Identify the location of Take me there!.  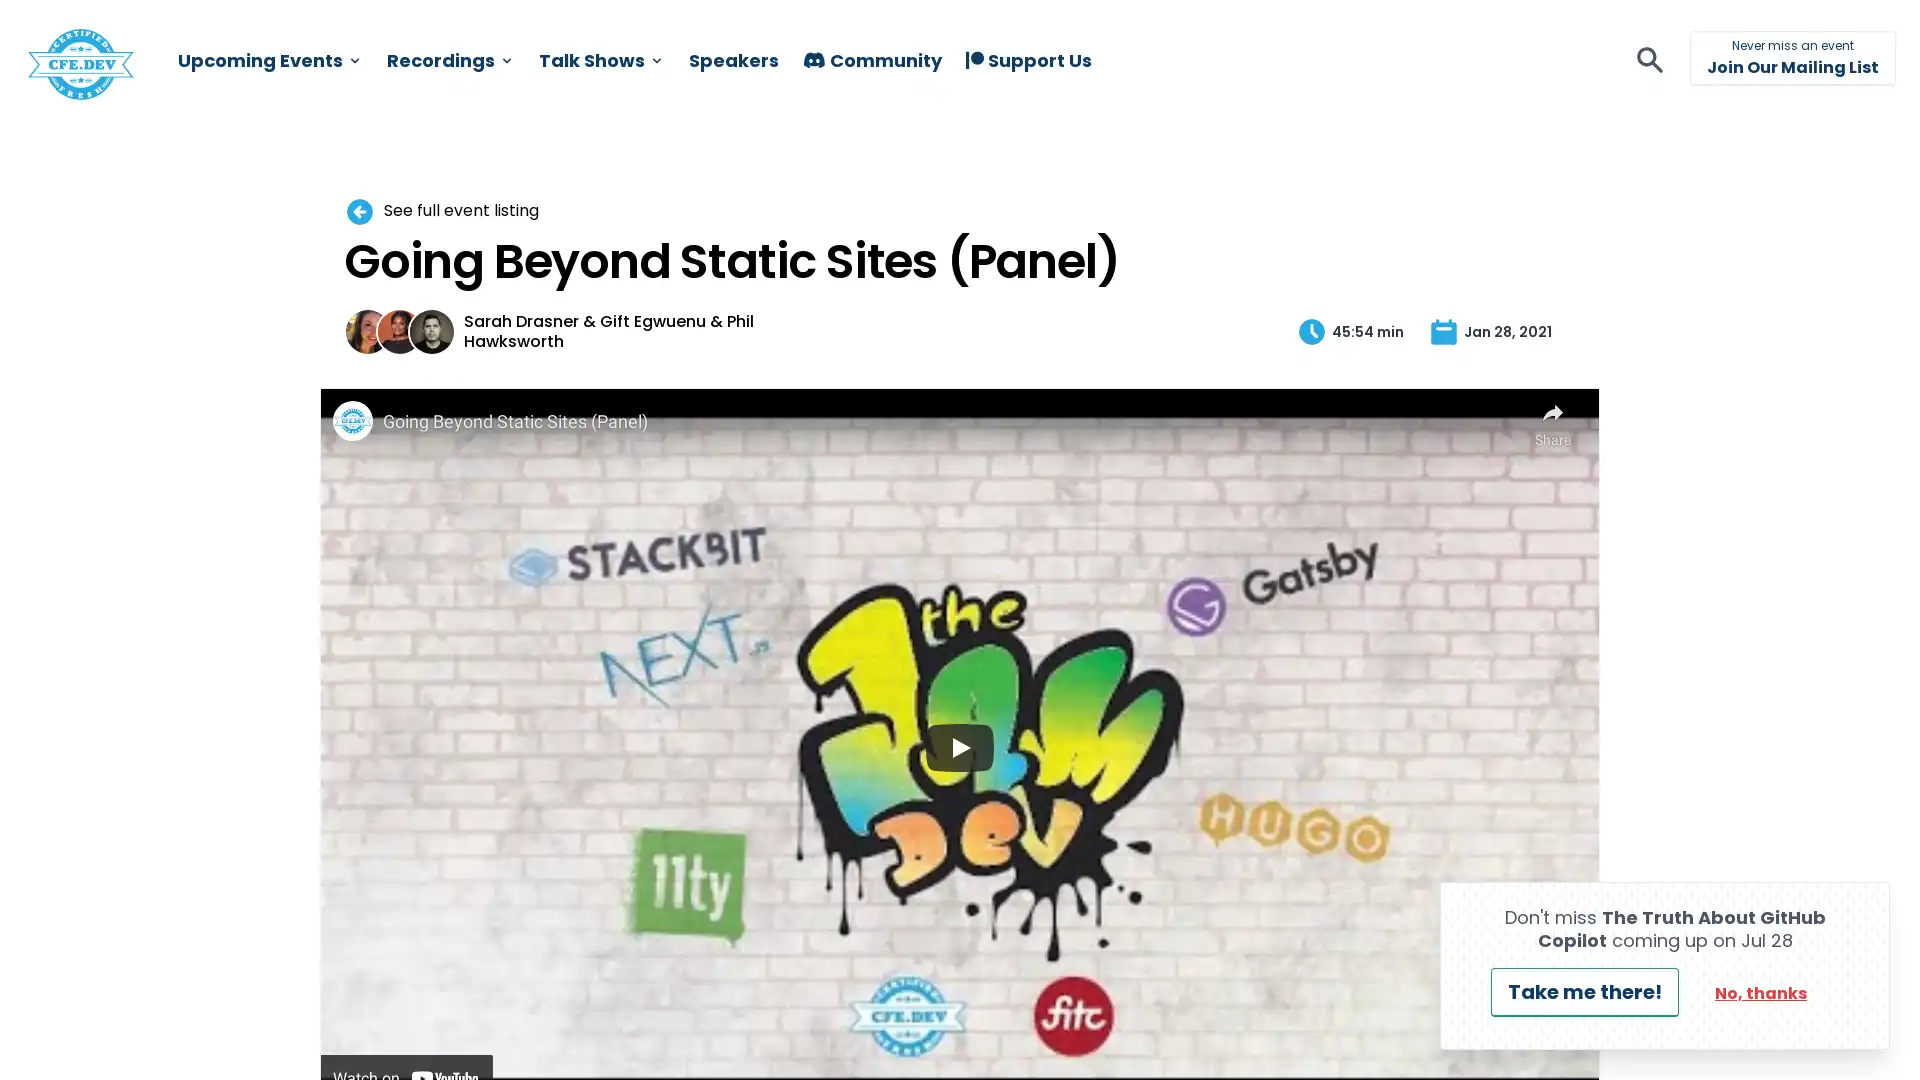
(1583, 992).